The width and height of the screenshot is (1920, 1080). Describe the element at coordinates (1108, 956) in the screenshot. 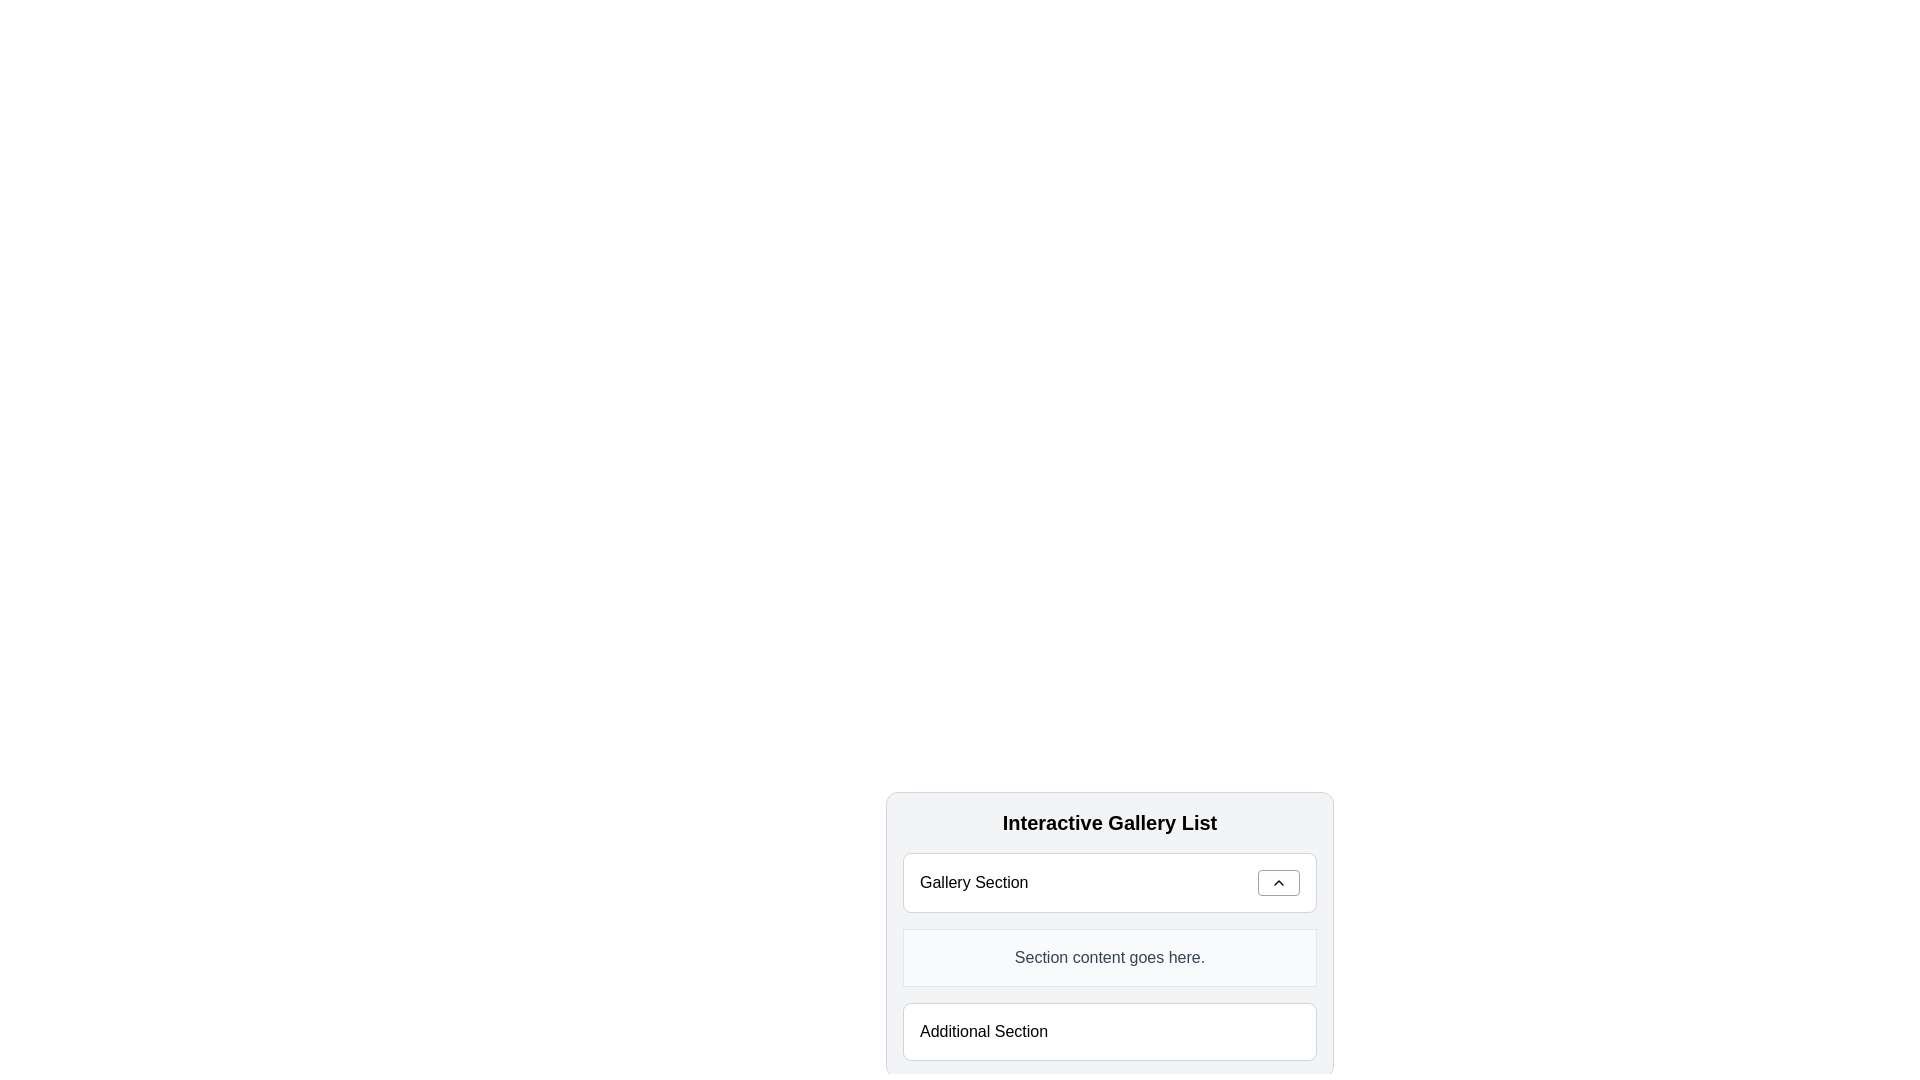

I see `the static text element that states 'Section content goes here.' which is styled in dark gray and centered within a light gray box` at that location.